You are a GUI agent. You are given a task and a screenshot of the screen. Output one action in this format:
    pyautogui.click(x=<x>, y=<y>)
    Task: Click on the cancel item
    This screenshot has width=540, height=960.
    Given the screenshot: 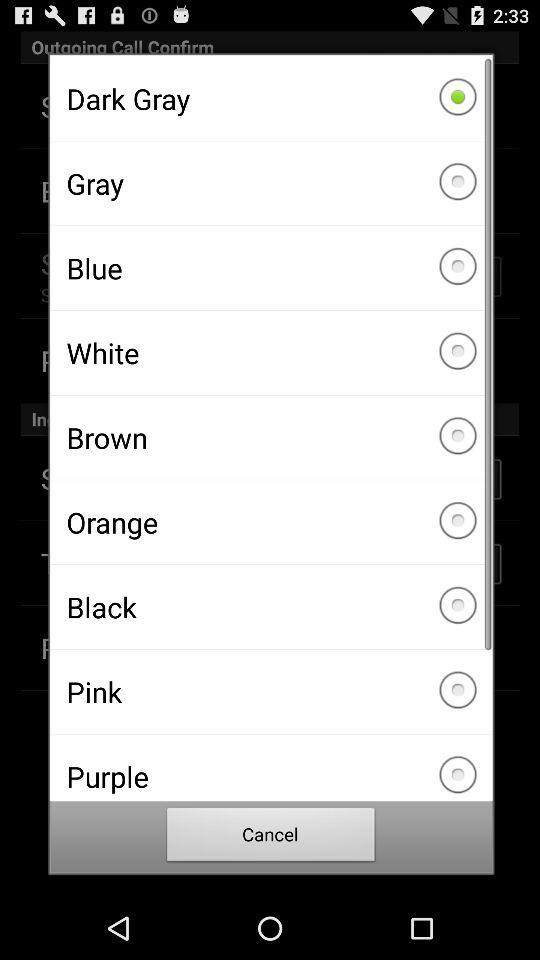 What is the action you would take?
    pyautogui.click(x=270, y=837)
    